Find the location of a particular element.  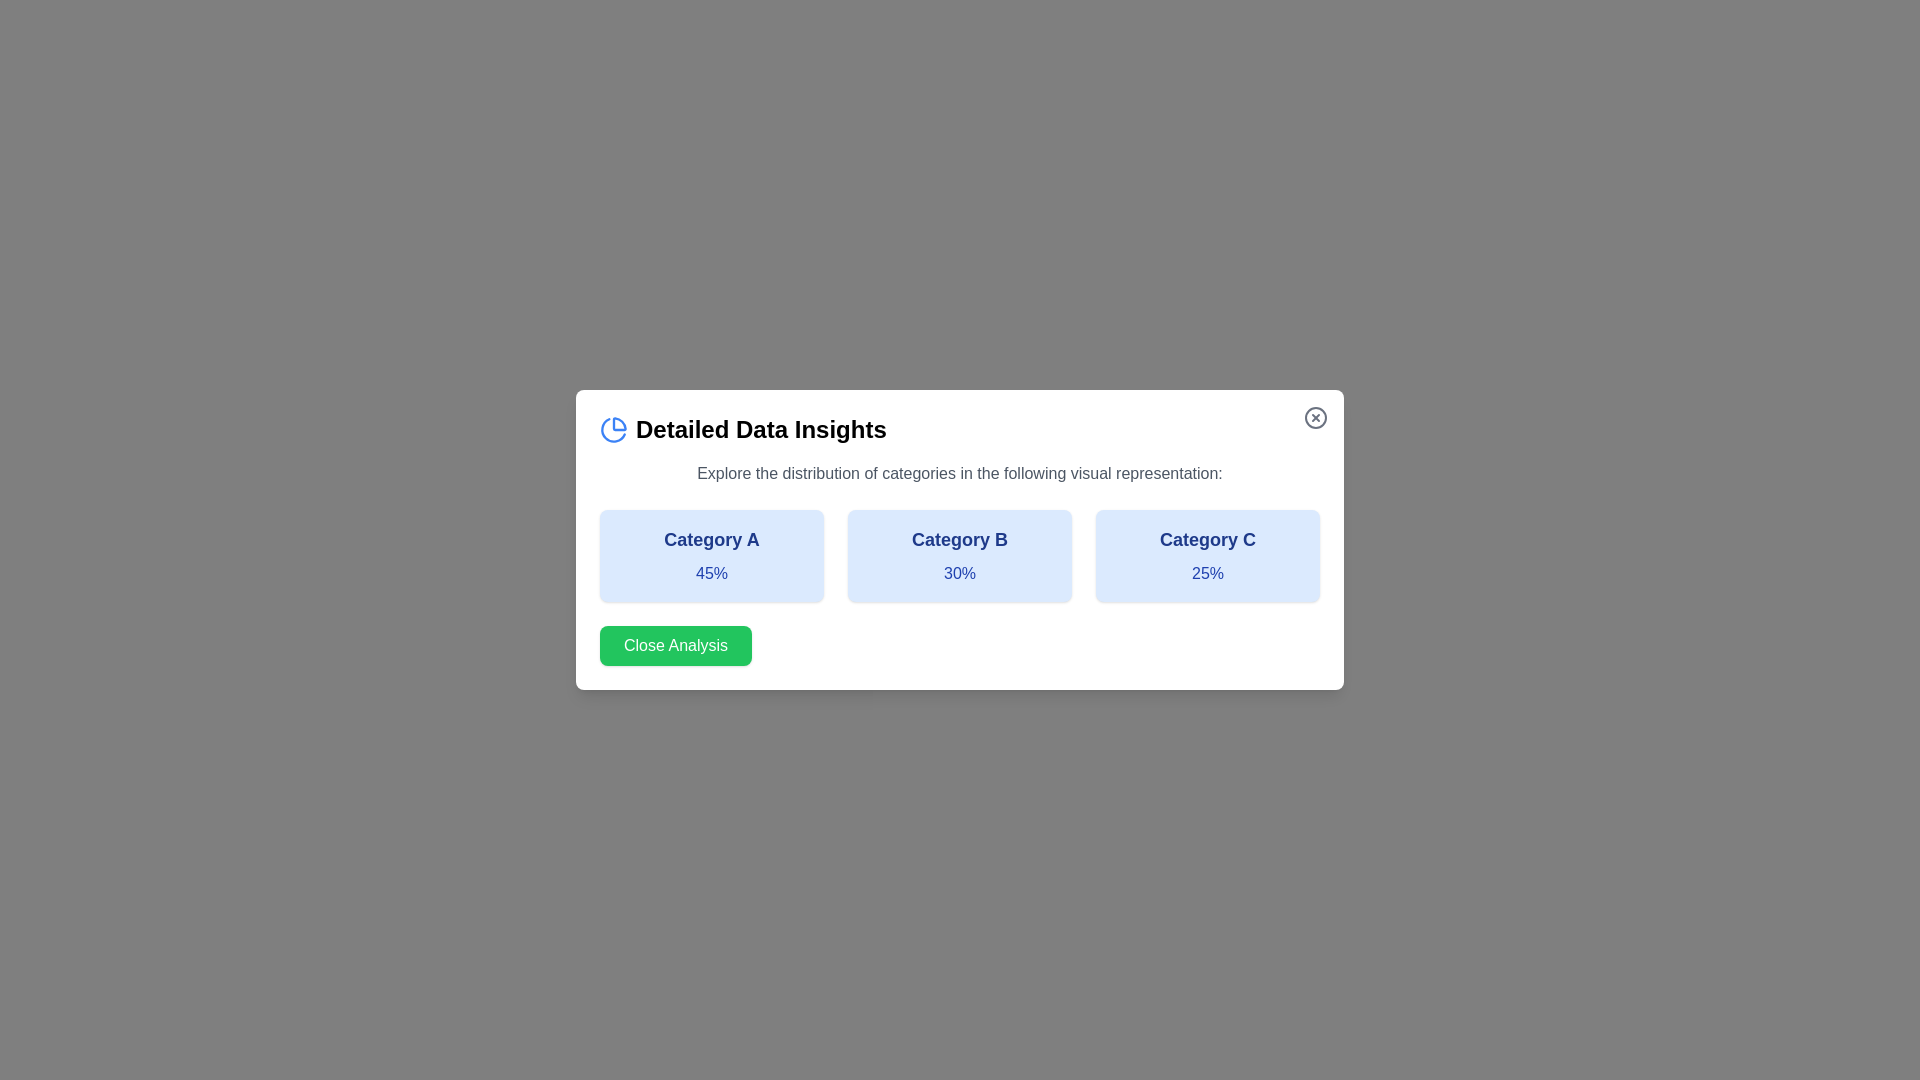

the close button represented as a circular shape with a cross mark at the top-right corner of the 'Detailed Data Insights' dialog box is located at coordinates (1315, 416).